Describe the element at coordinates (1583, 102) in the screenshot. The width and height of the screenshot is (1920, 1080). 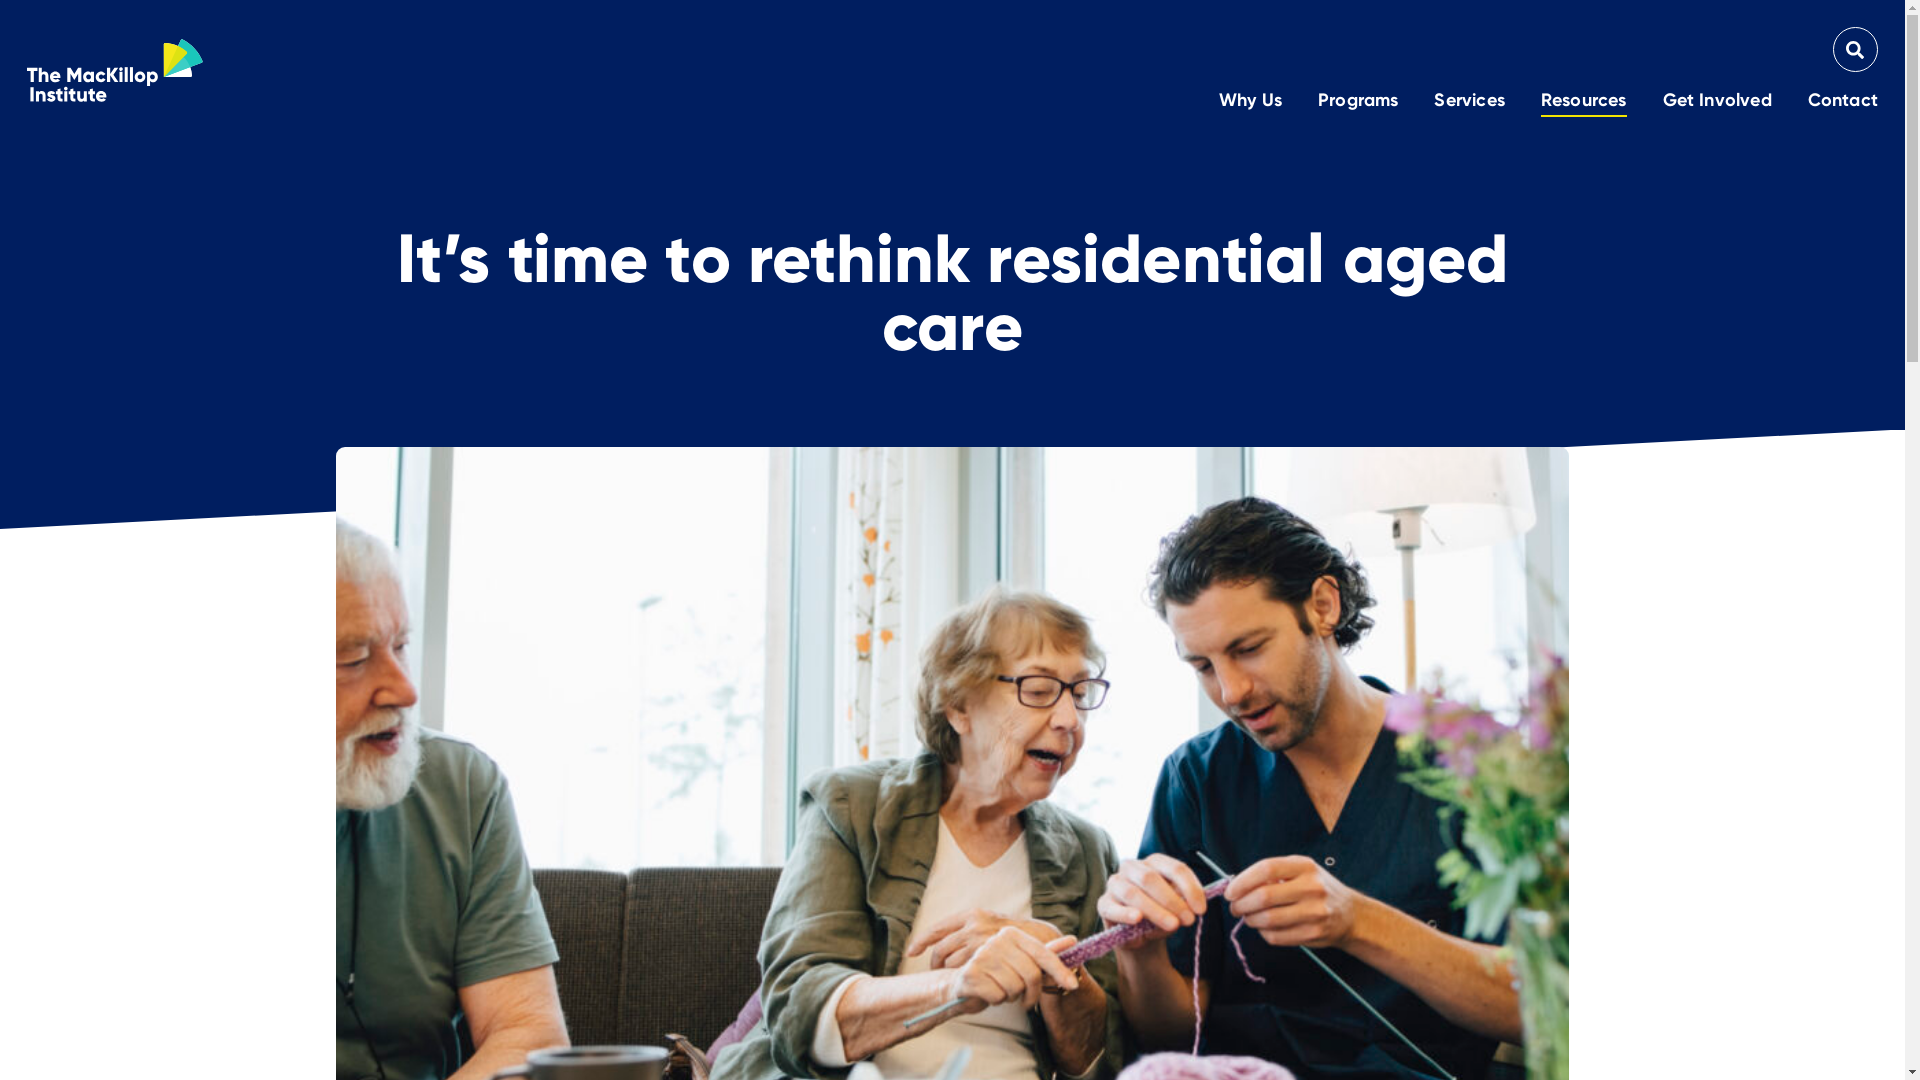
I see `'Resources'` at that location.